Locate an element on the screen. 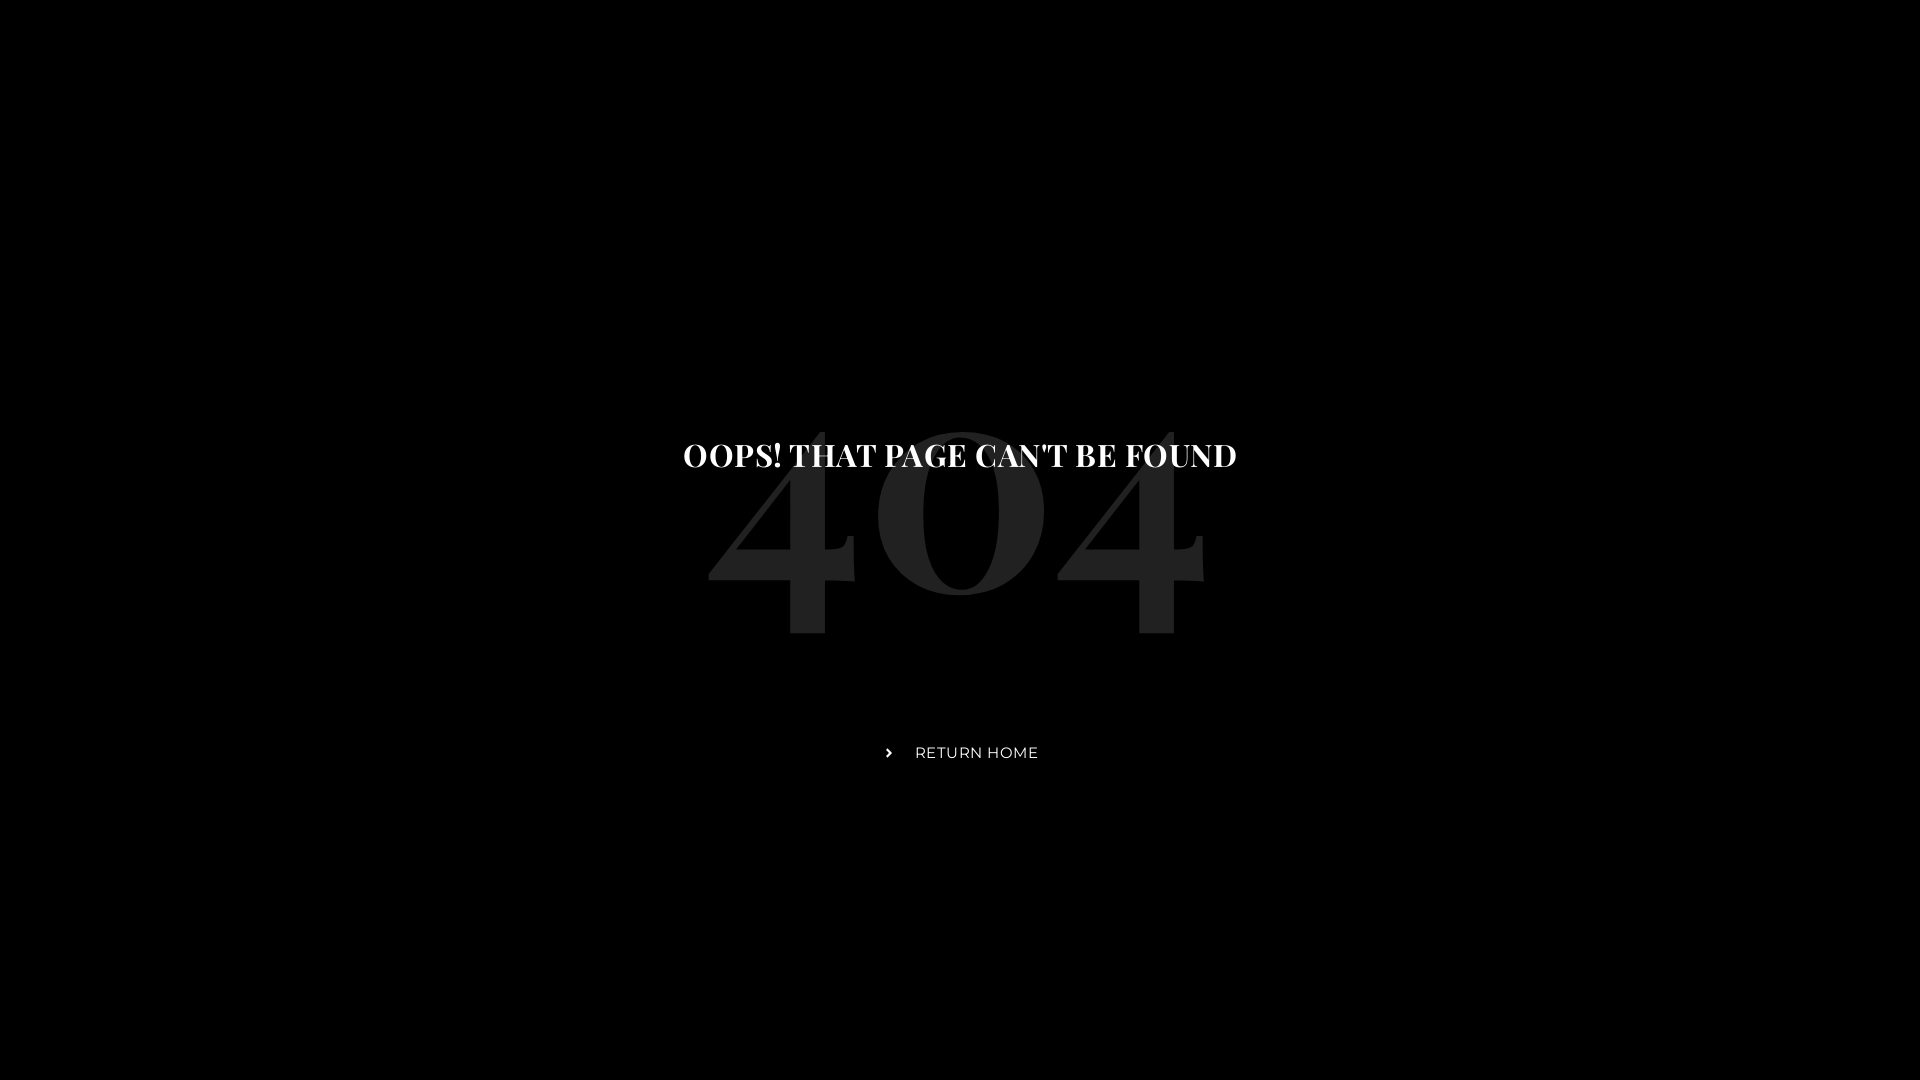  'RETURN HOME' is located at coordinates (960, 752).